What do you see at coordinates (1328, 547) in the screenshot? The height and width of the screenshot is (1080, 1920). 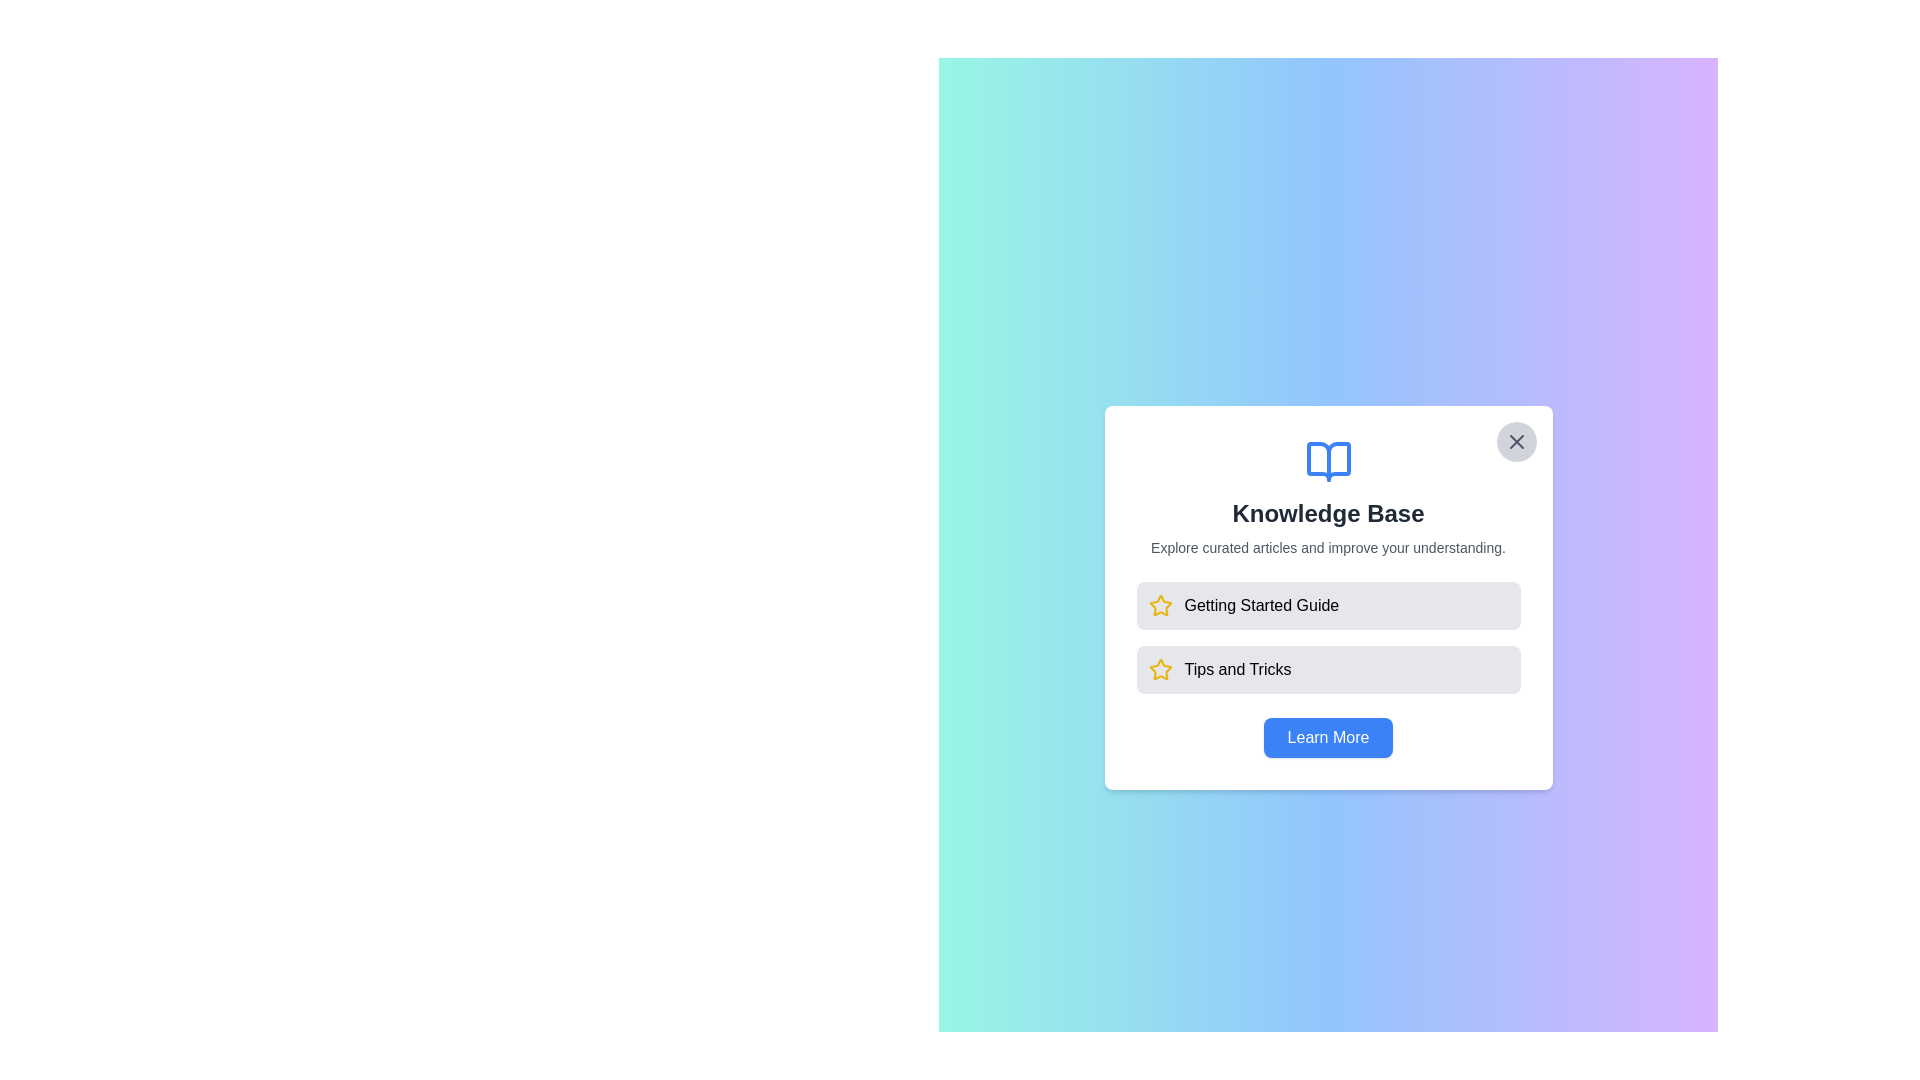 I see `the informational text label that provides context about the 'Knowledge Base', positioned below the heading and above the clickable items` at bounding box center [1328, 547].